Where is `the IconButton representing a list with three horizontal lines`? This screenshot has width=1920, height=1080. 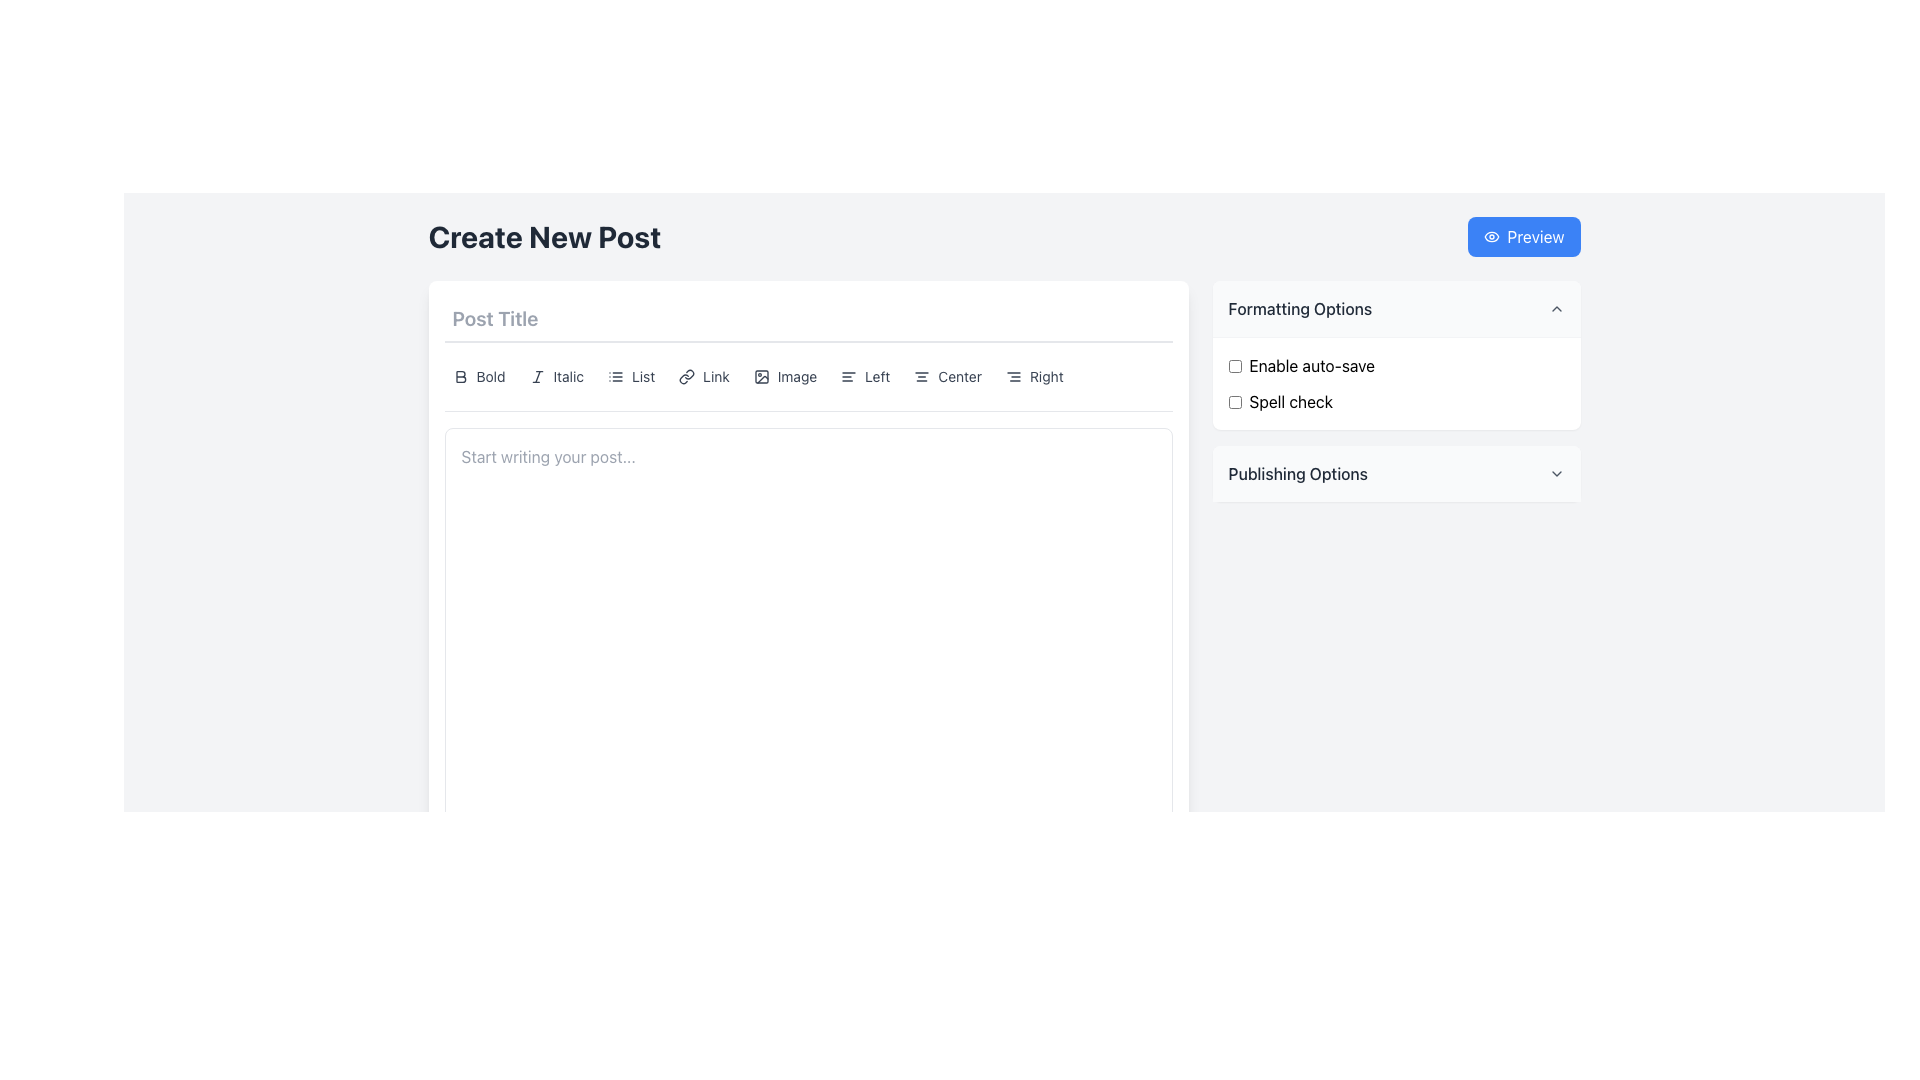
the IconButton representing a list with three horizontal lines is located at coordinates (614, 377).